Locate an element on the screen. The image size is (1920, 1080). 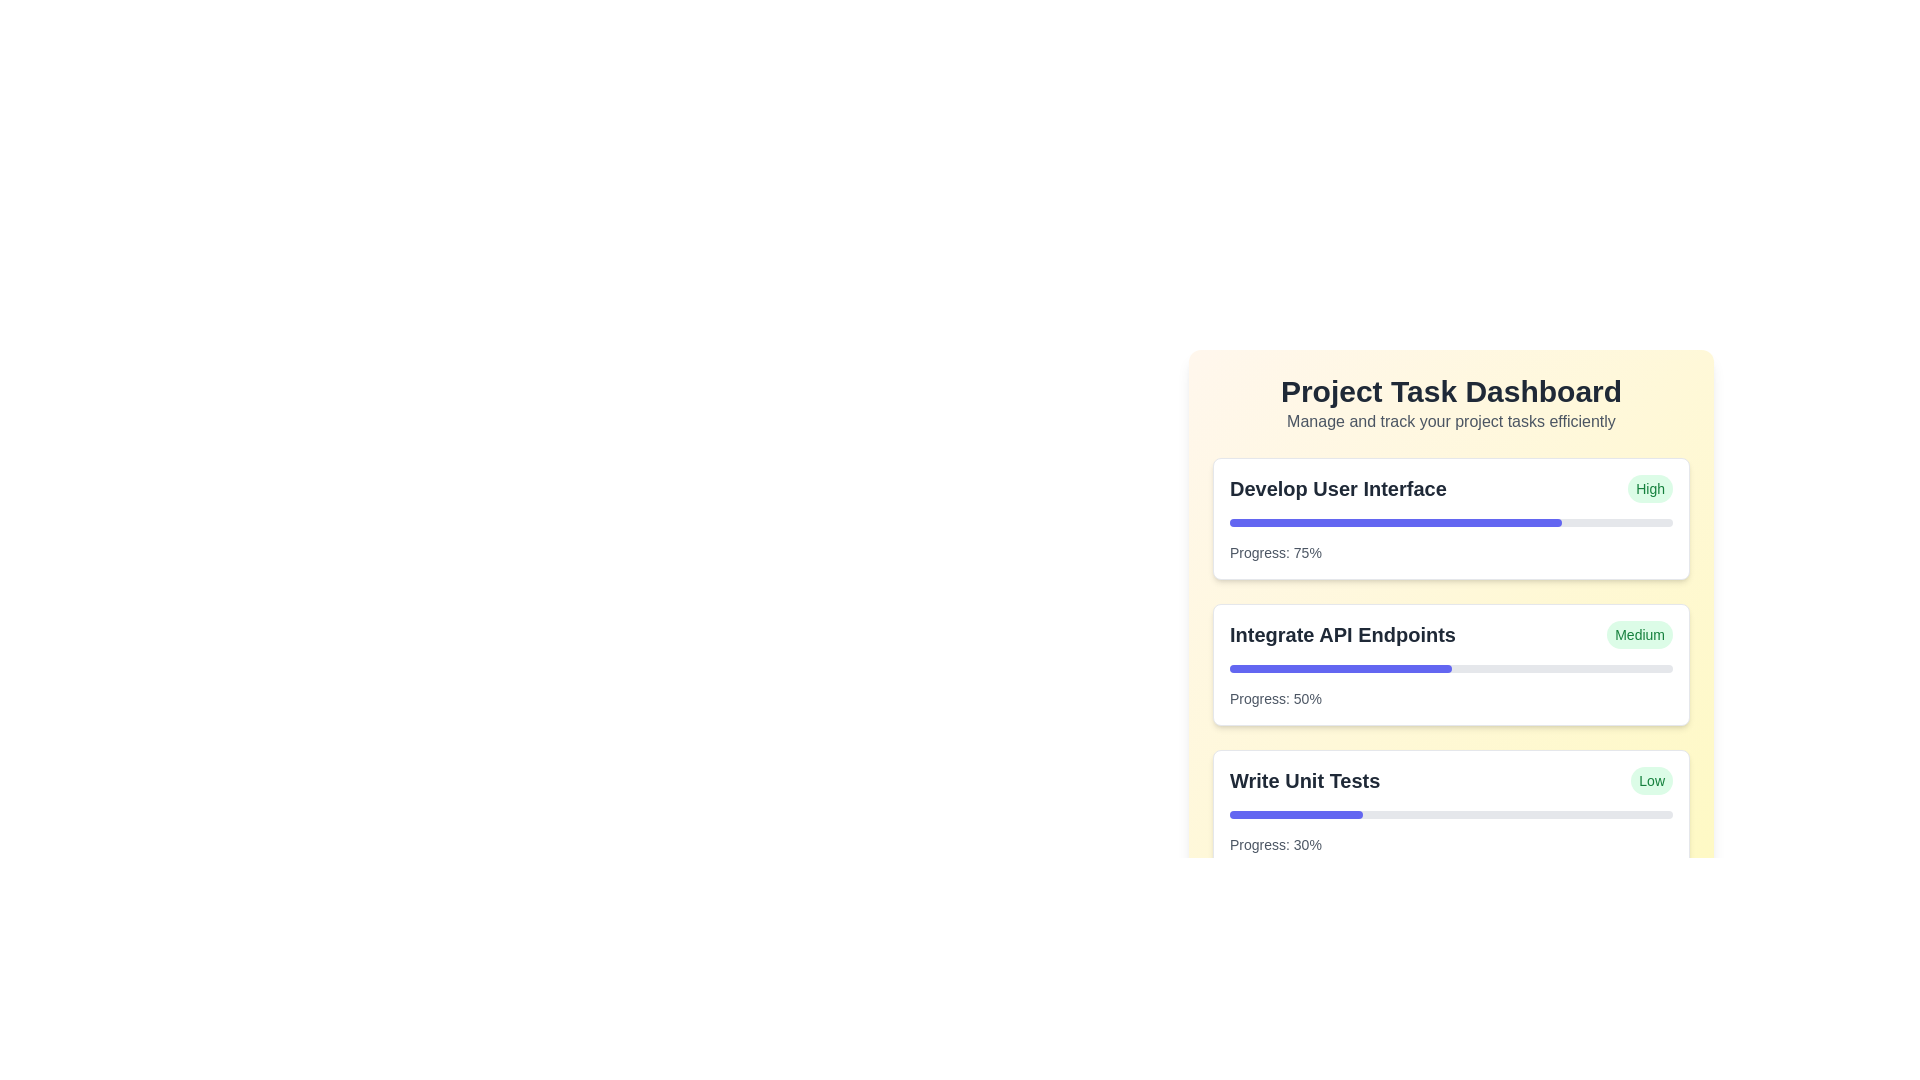
progress indication from the progress bar located beneath the text 'Integrate API Endpoints' and above the 'Progress: 50%' text, which currently shows 50% progress is located at coordinates (1451, 668).